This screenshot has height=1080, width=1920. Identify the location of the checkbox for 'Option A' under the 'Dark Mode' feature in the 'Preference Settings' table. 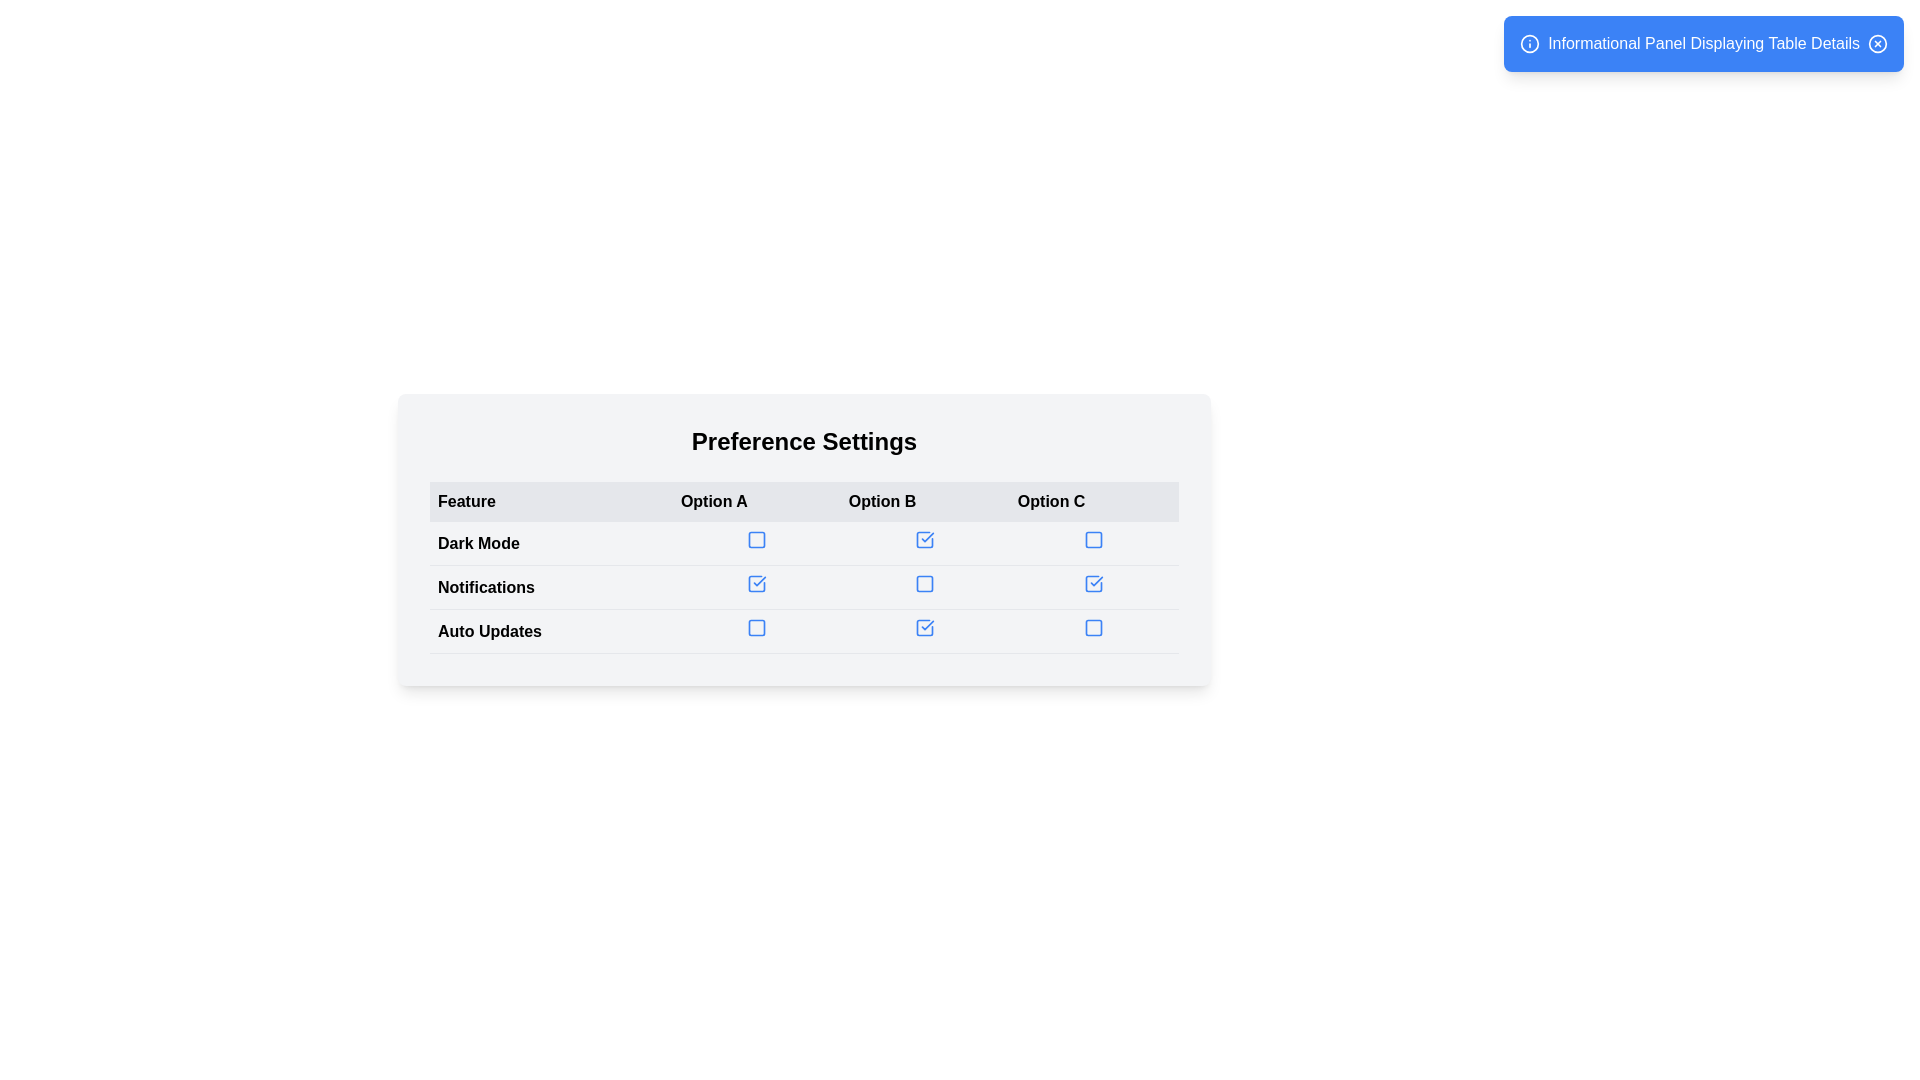
(755, 540).